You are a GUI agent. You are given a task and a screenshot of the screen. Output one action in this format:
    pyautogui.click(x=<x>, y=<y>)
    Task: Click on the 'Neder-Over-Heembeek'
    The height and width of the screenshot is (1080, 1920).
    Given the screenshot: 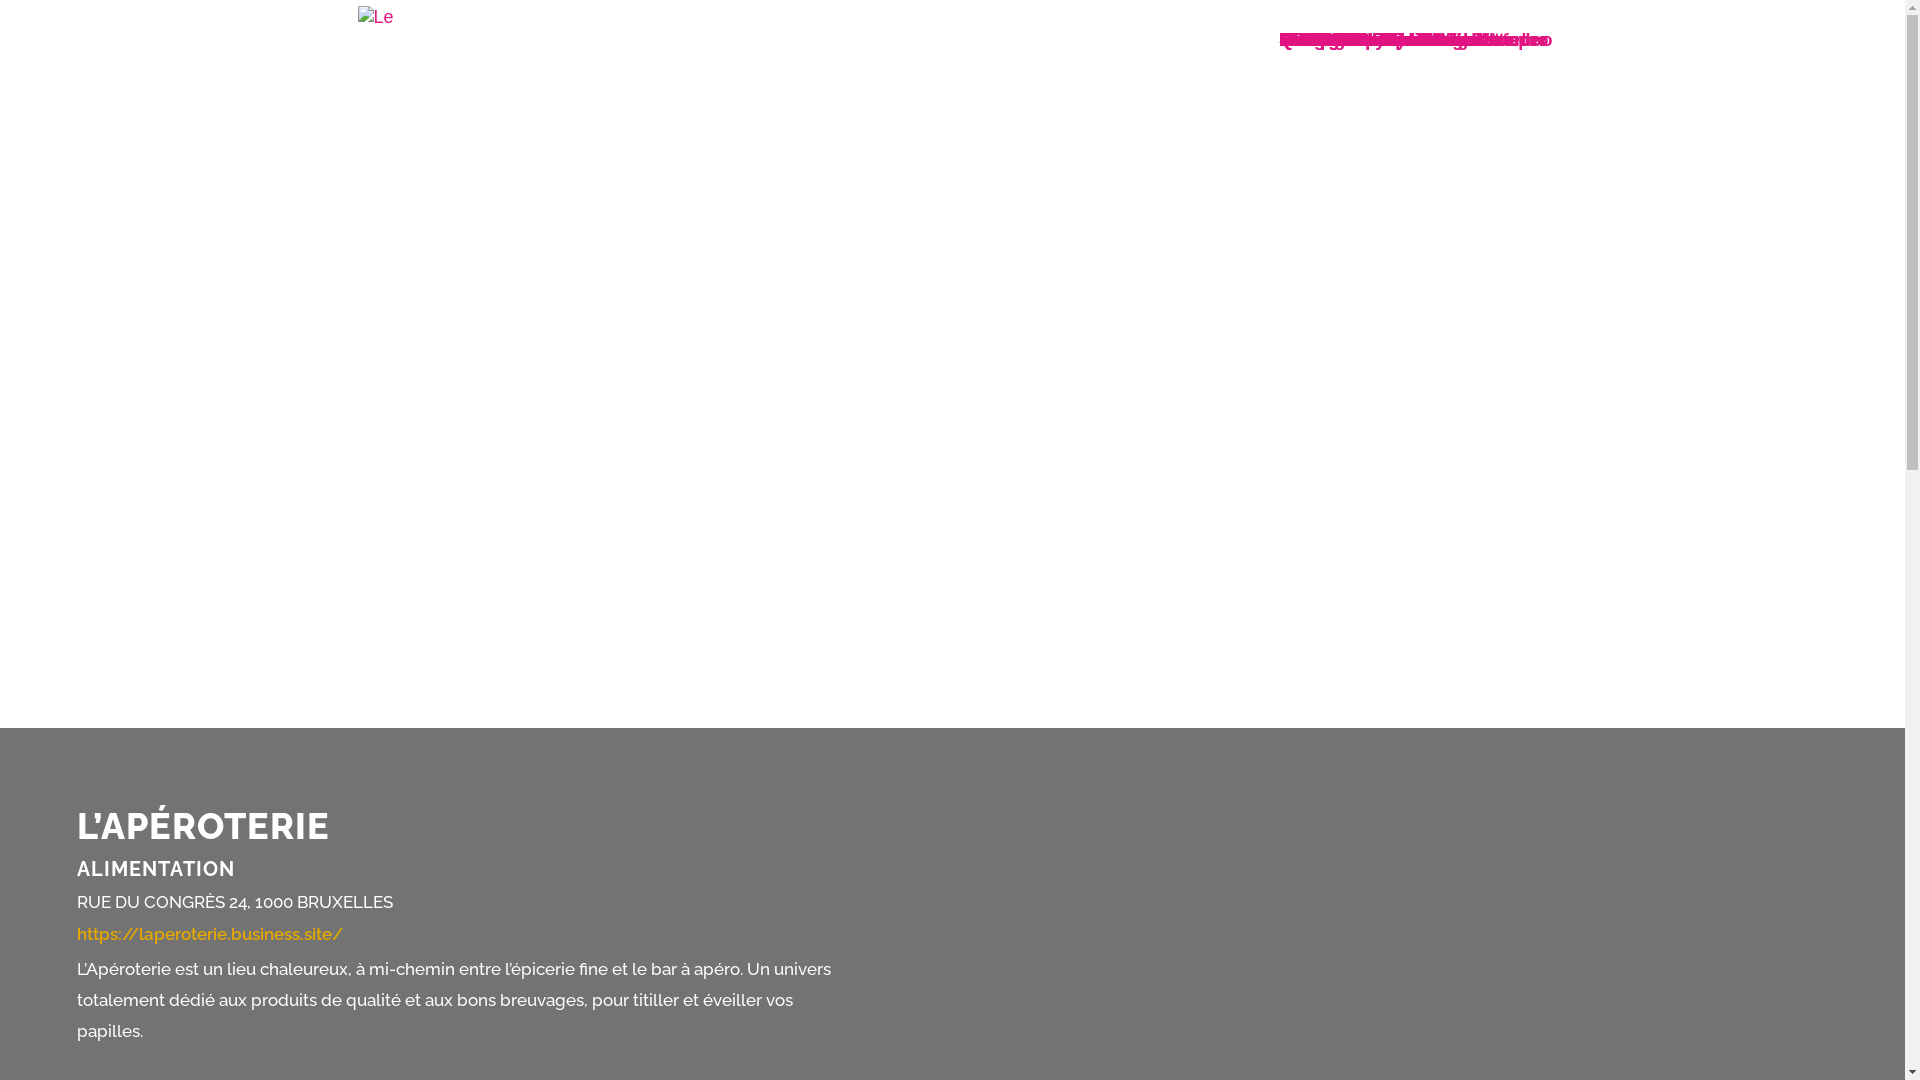 What is the action you would take?
    pyautogui.click(x=1375, y=39)
    